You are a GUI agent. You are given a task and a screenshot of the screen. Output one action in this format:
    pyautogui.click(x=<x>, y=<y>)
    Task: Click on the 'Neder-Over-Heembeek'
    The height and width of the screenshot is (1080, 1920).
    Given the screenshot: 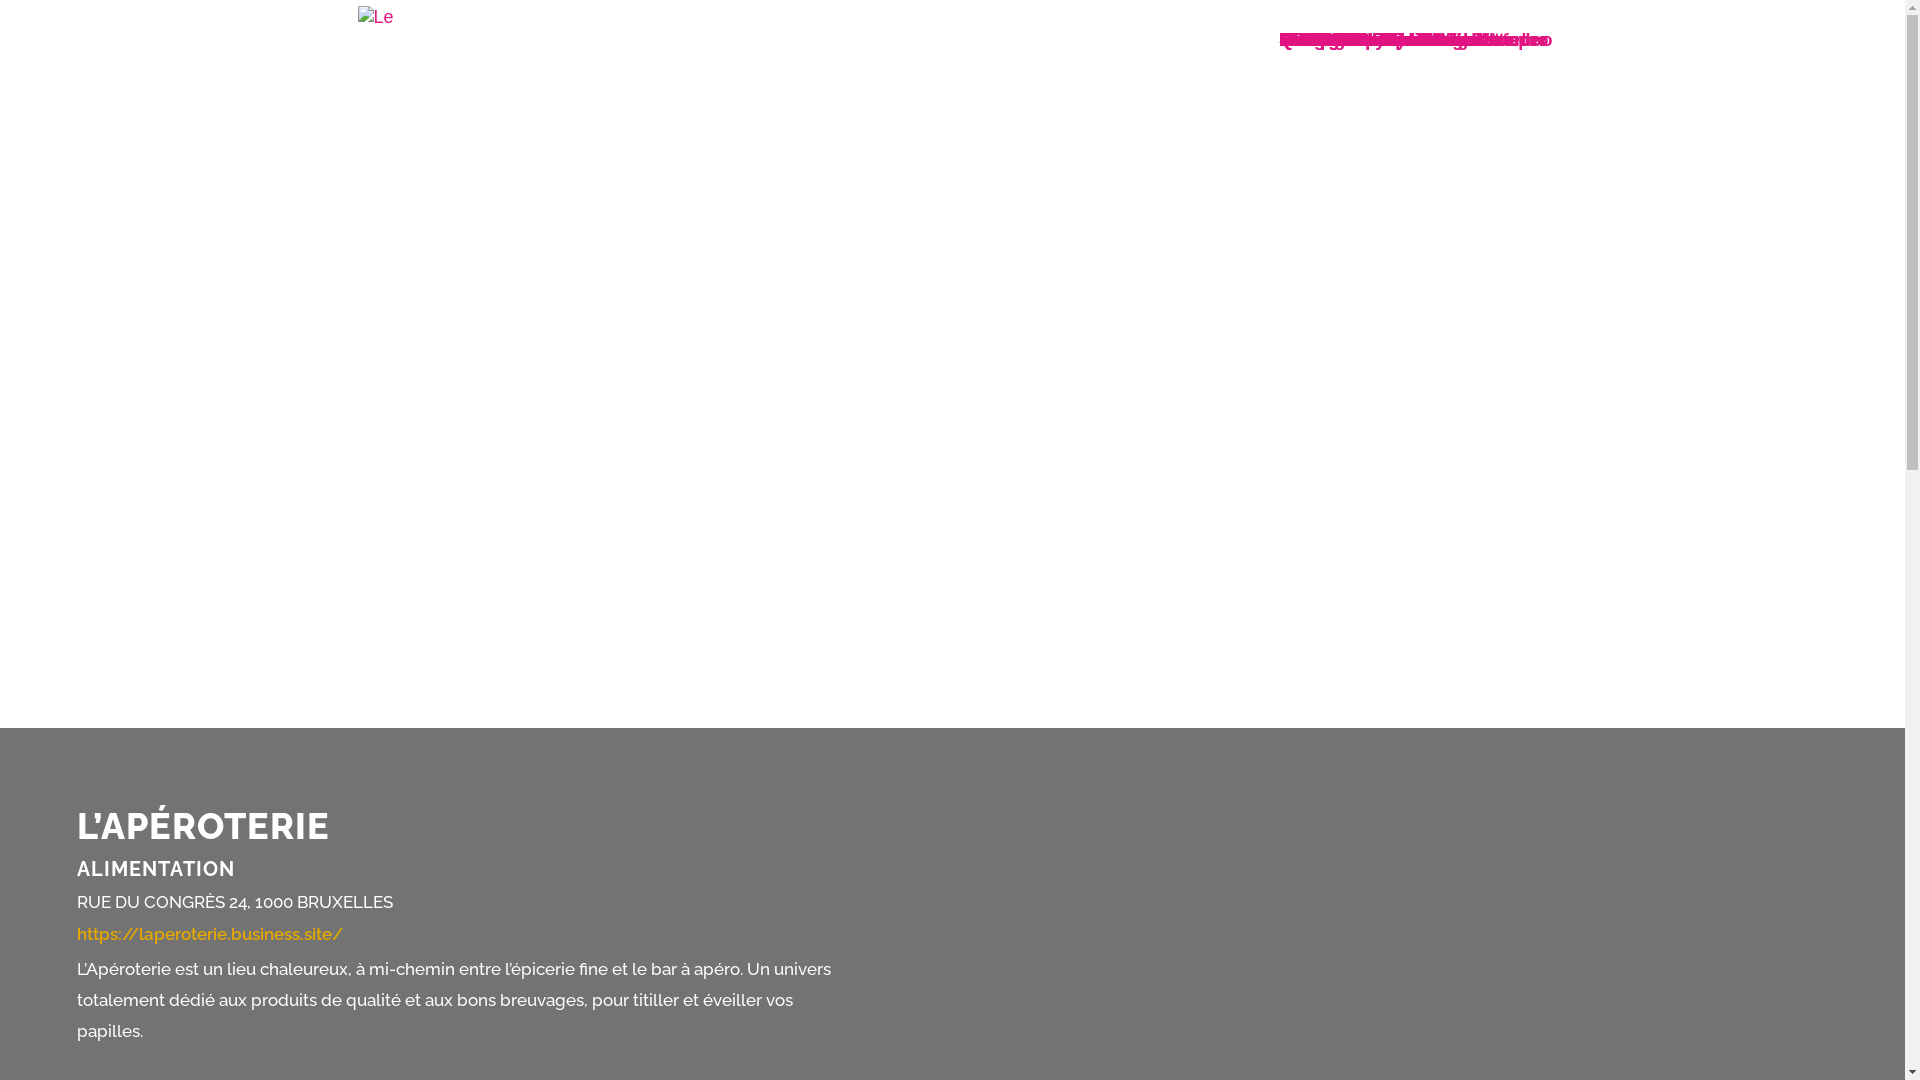 What is the action you would take?
    pyautogui.click(x=1375, y=39)
    